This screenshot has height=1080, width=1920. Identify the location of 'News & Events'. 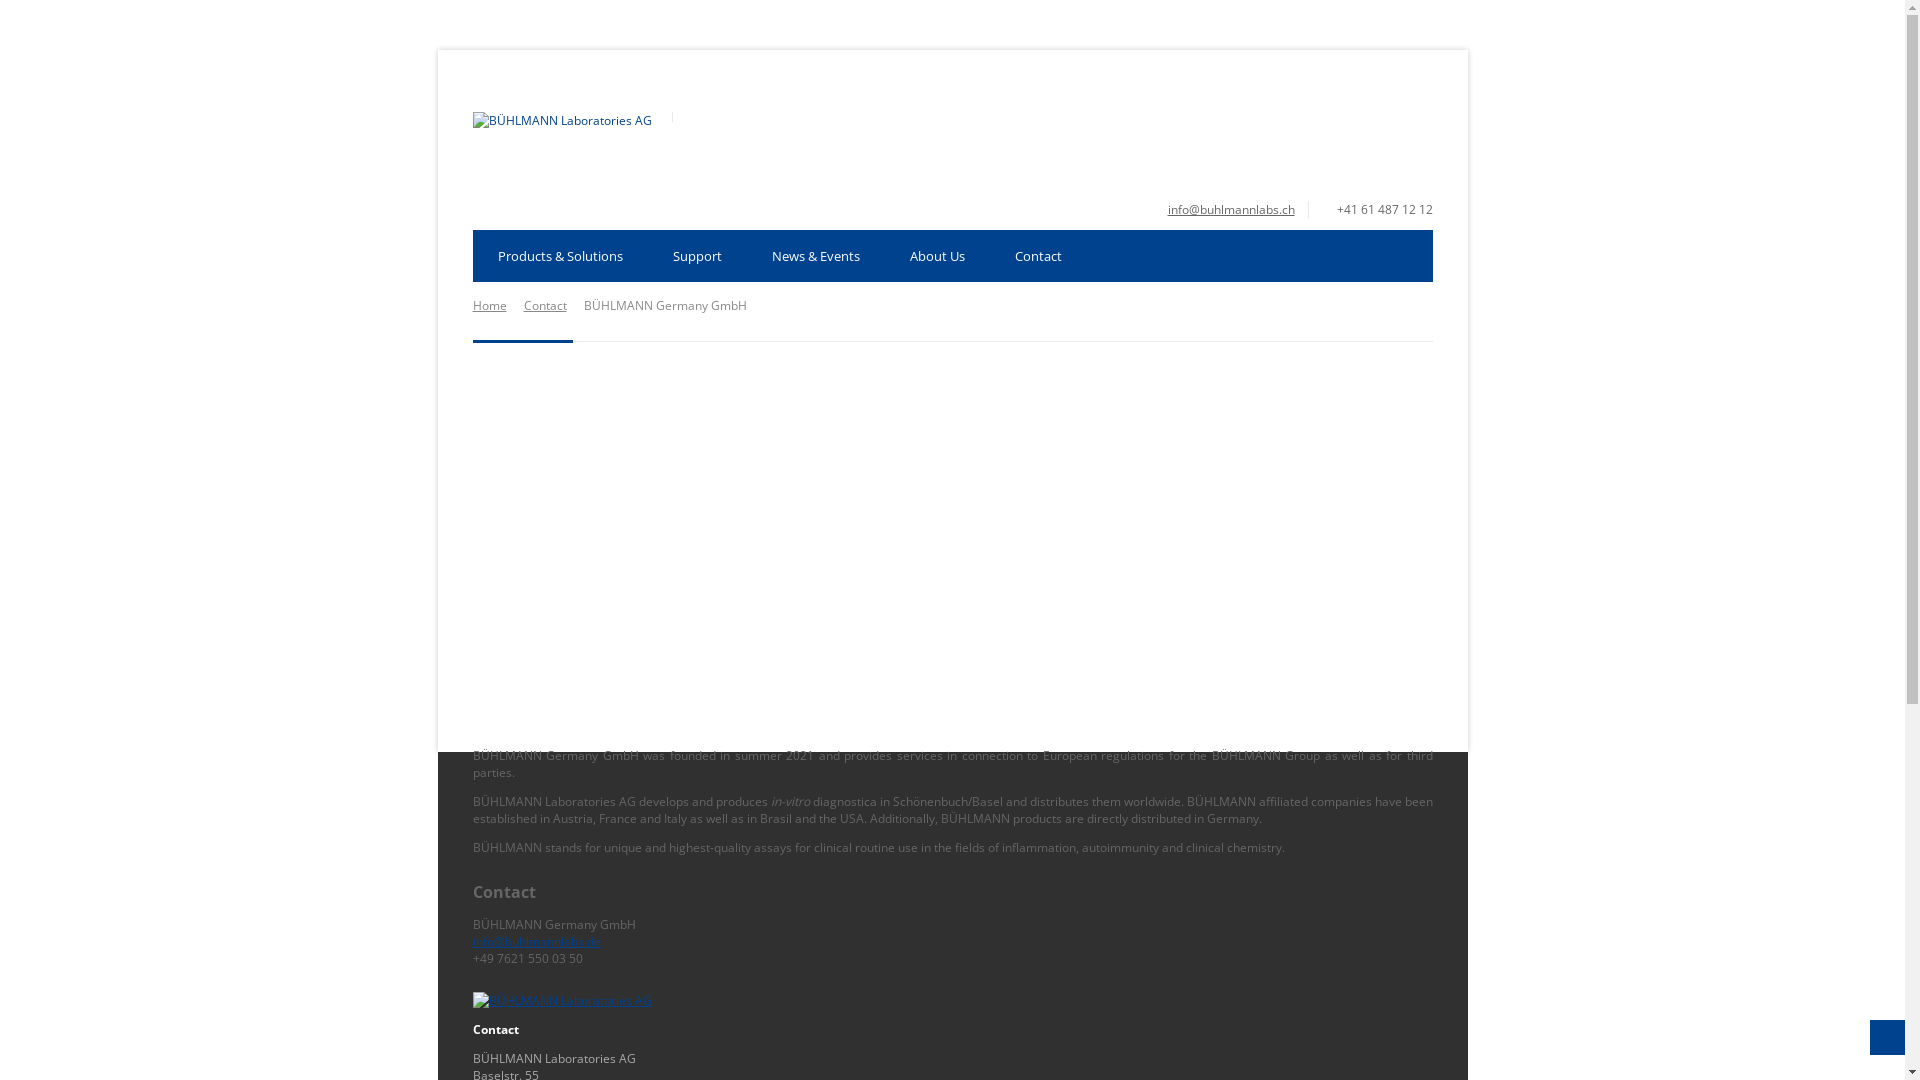
(815, 254).